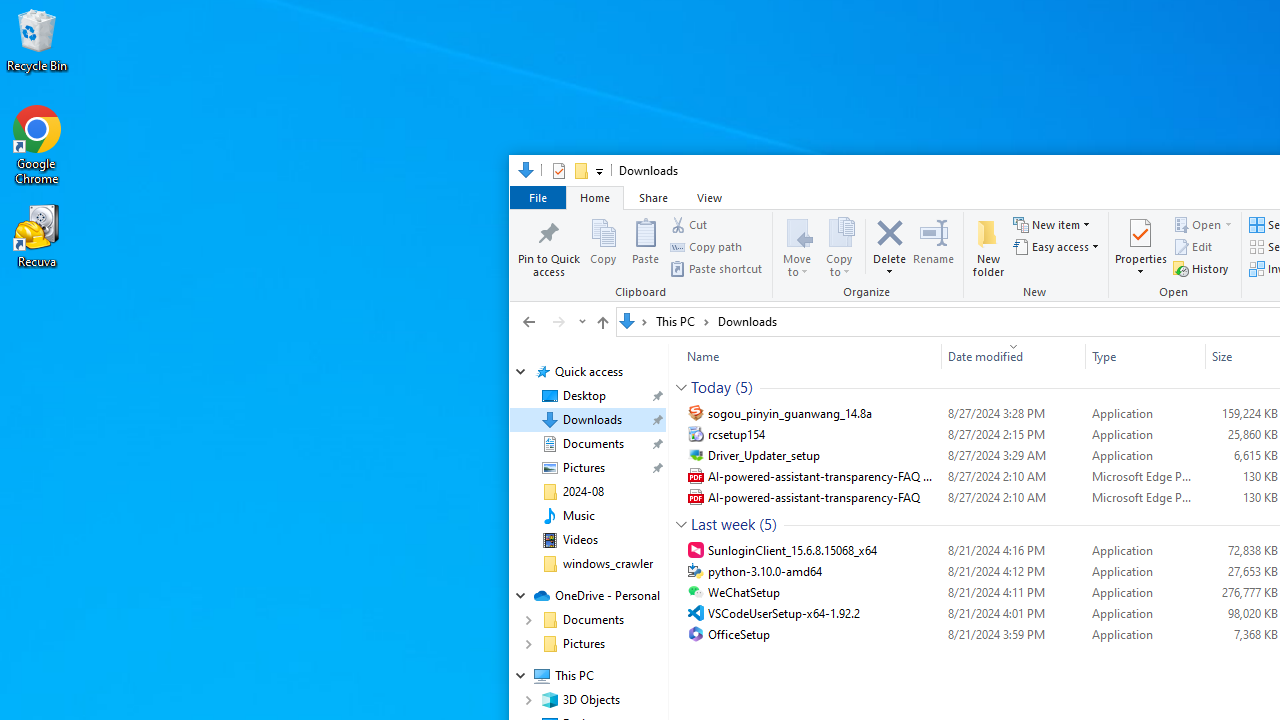 The image size is (1280, 720). What do you see at coordinates (601, 324) in the screenshot?
I see `'Up band toolbar'` at bounding box center [601, 324].